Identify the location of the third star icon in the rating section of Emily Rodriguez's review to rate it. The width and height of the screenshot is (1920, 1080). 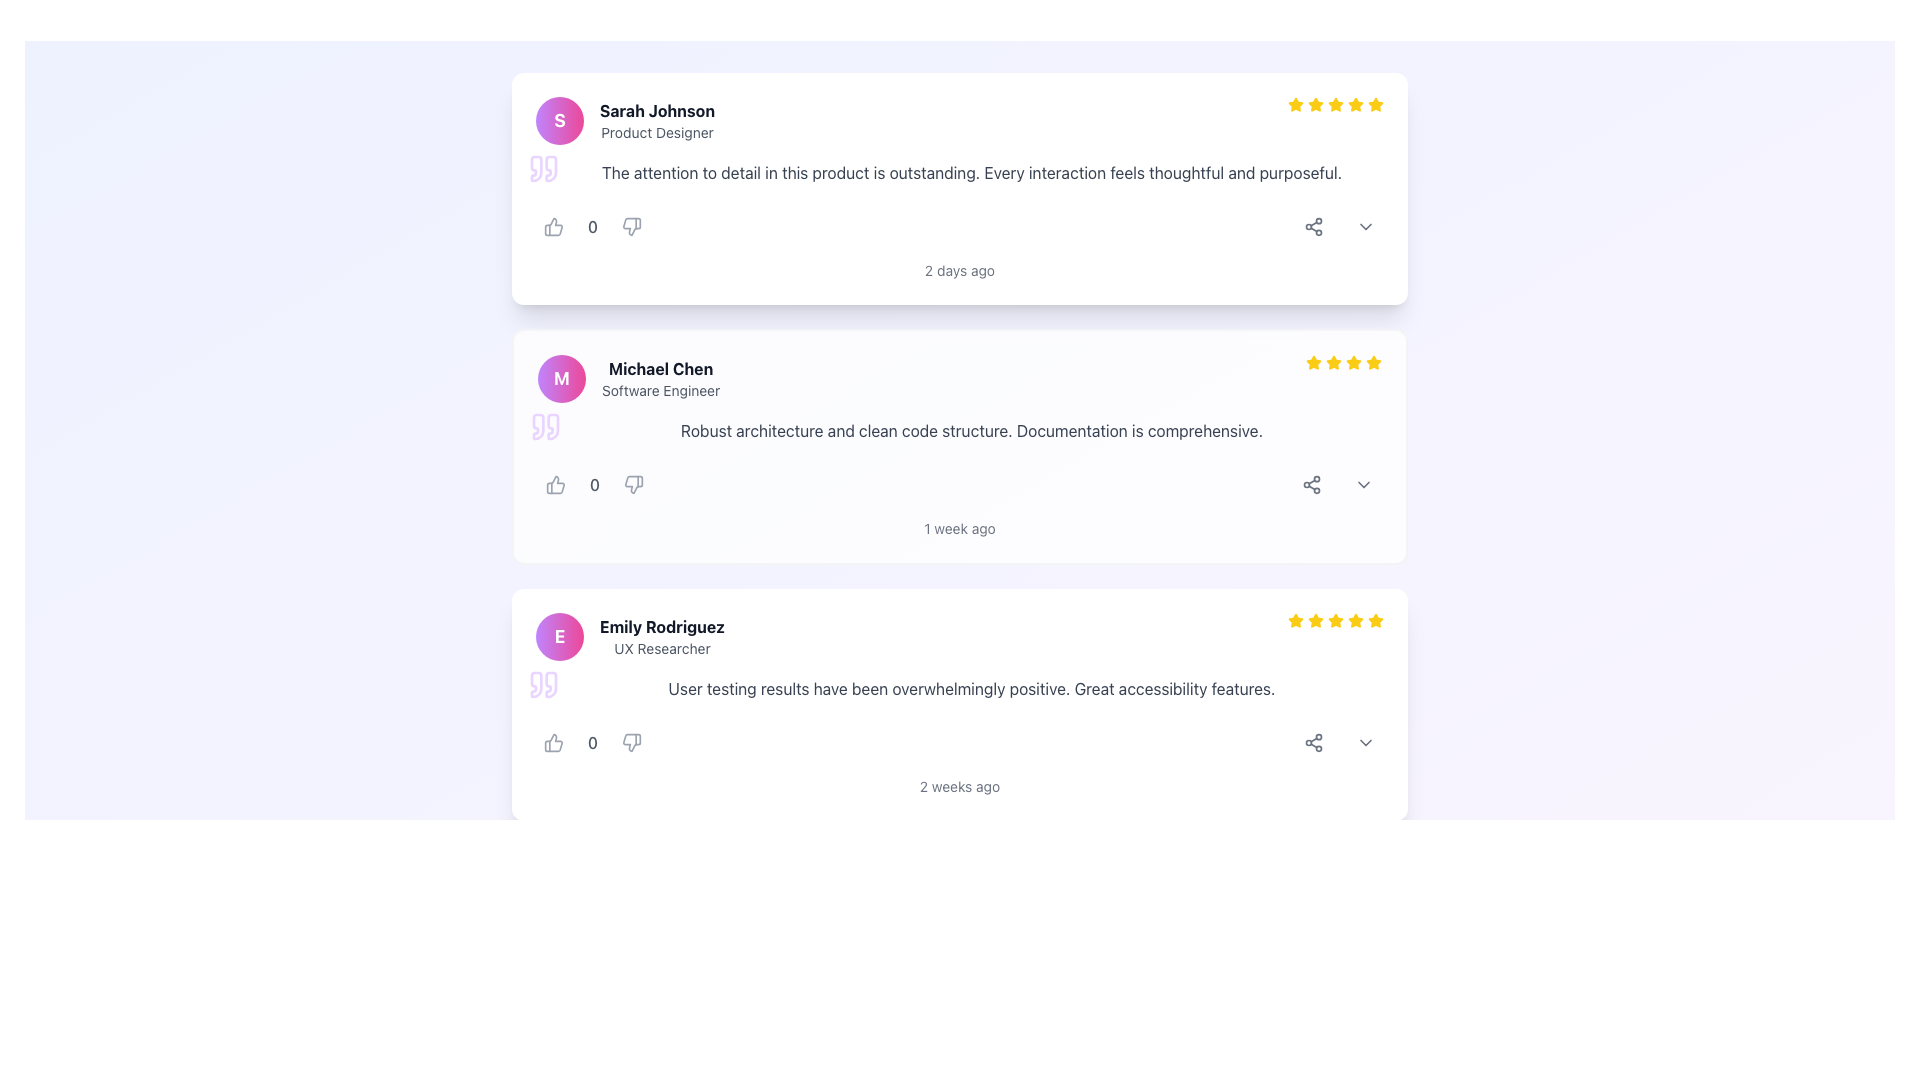
(1335, 620).